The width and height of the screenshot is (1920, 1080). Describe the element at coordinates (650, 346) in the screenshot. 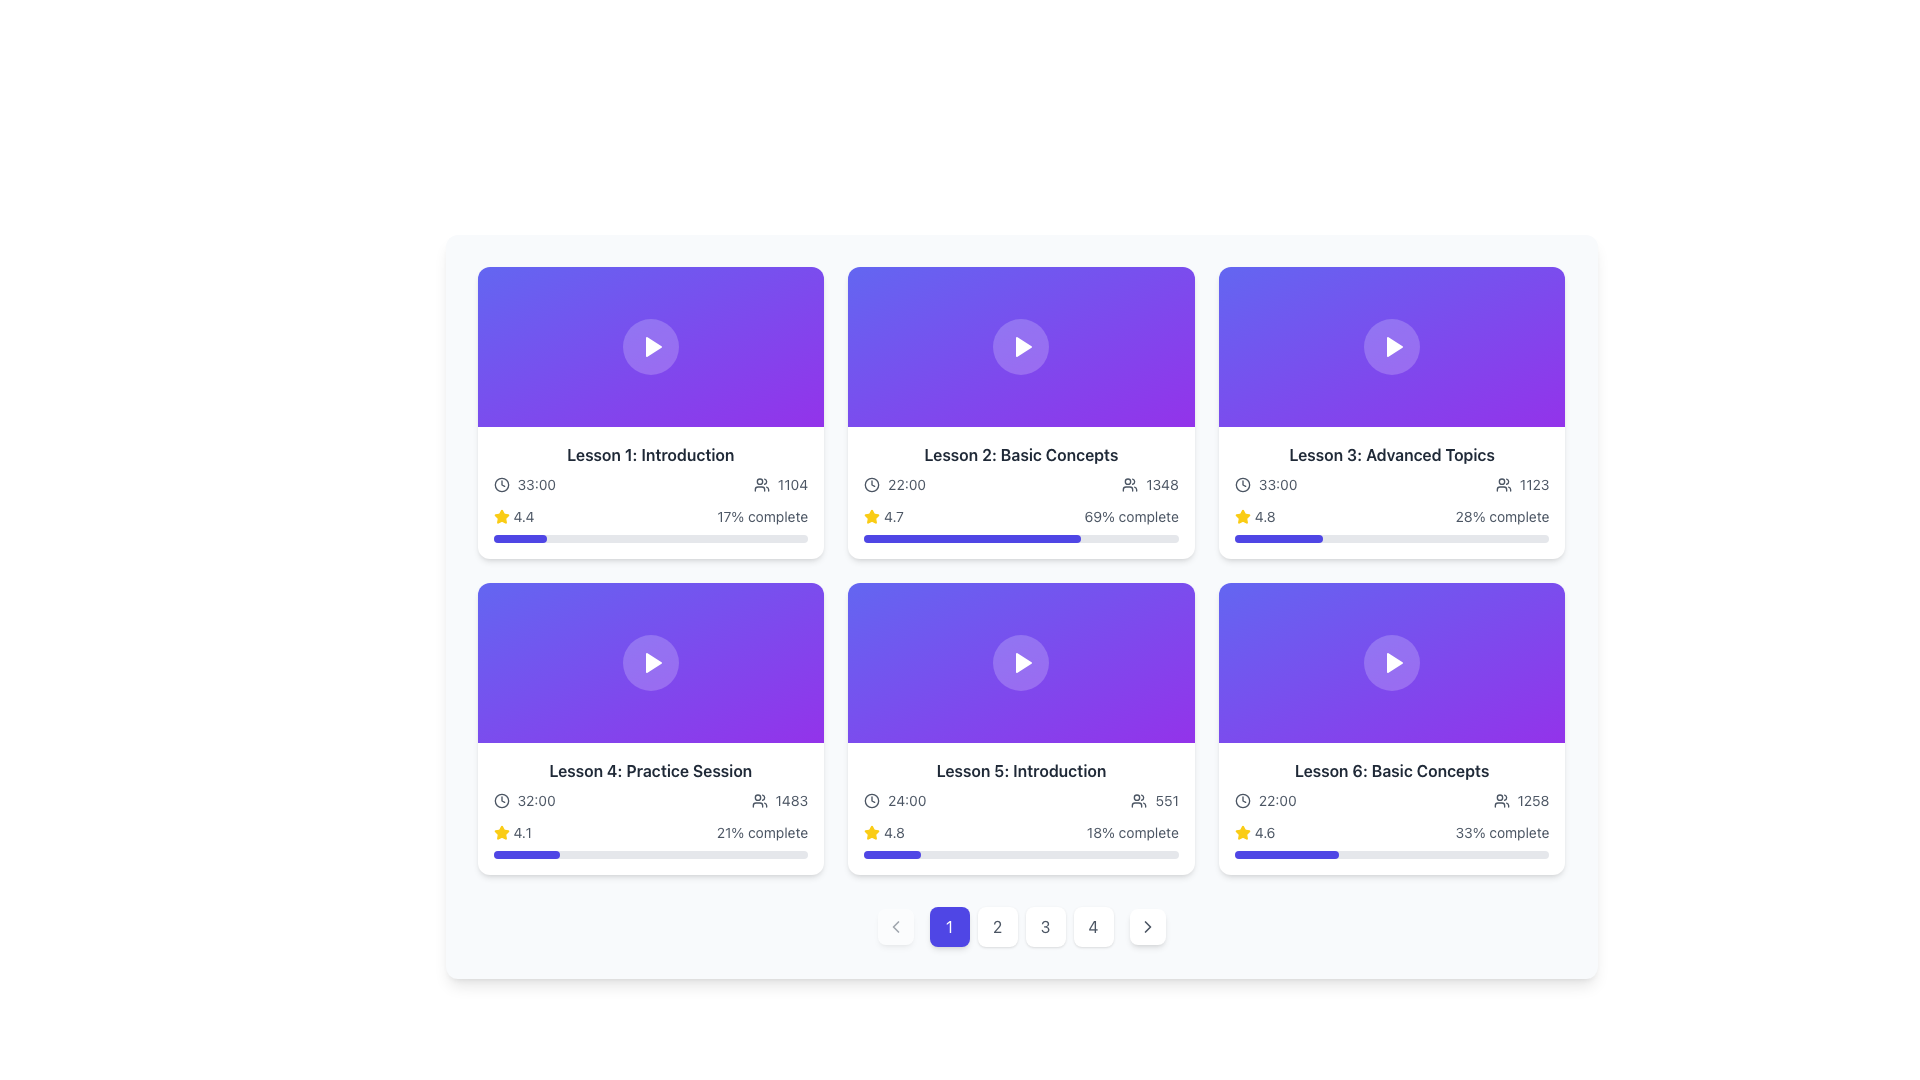

I see `the circular button with a white play icon in the center, located at the center of the first card in the top row of the grid layout` at that location.